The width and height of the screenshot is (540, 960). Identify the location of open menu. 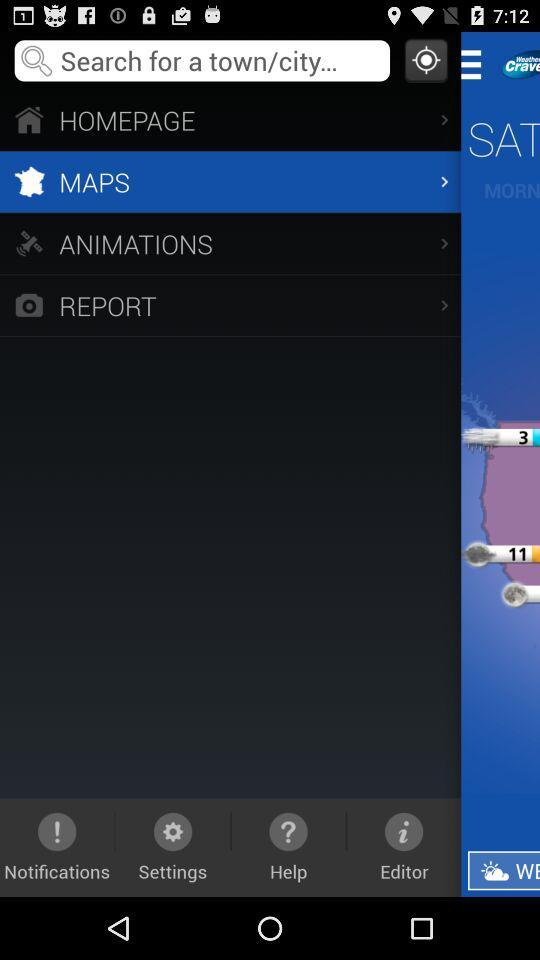
(476, 64).